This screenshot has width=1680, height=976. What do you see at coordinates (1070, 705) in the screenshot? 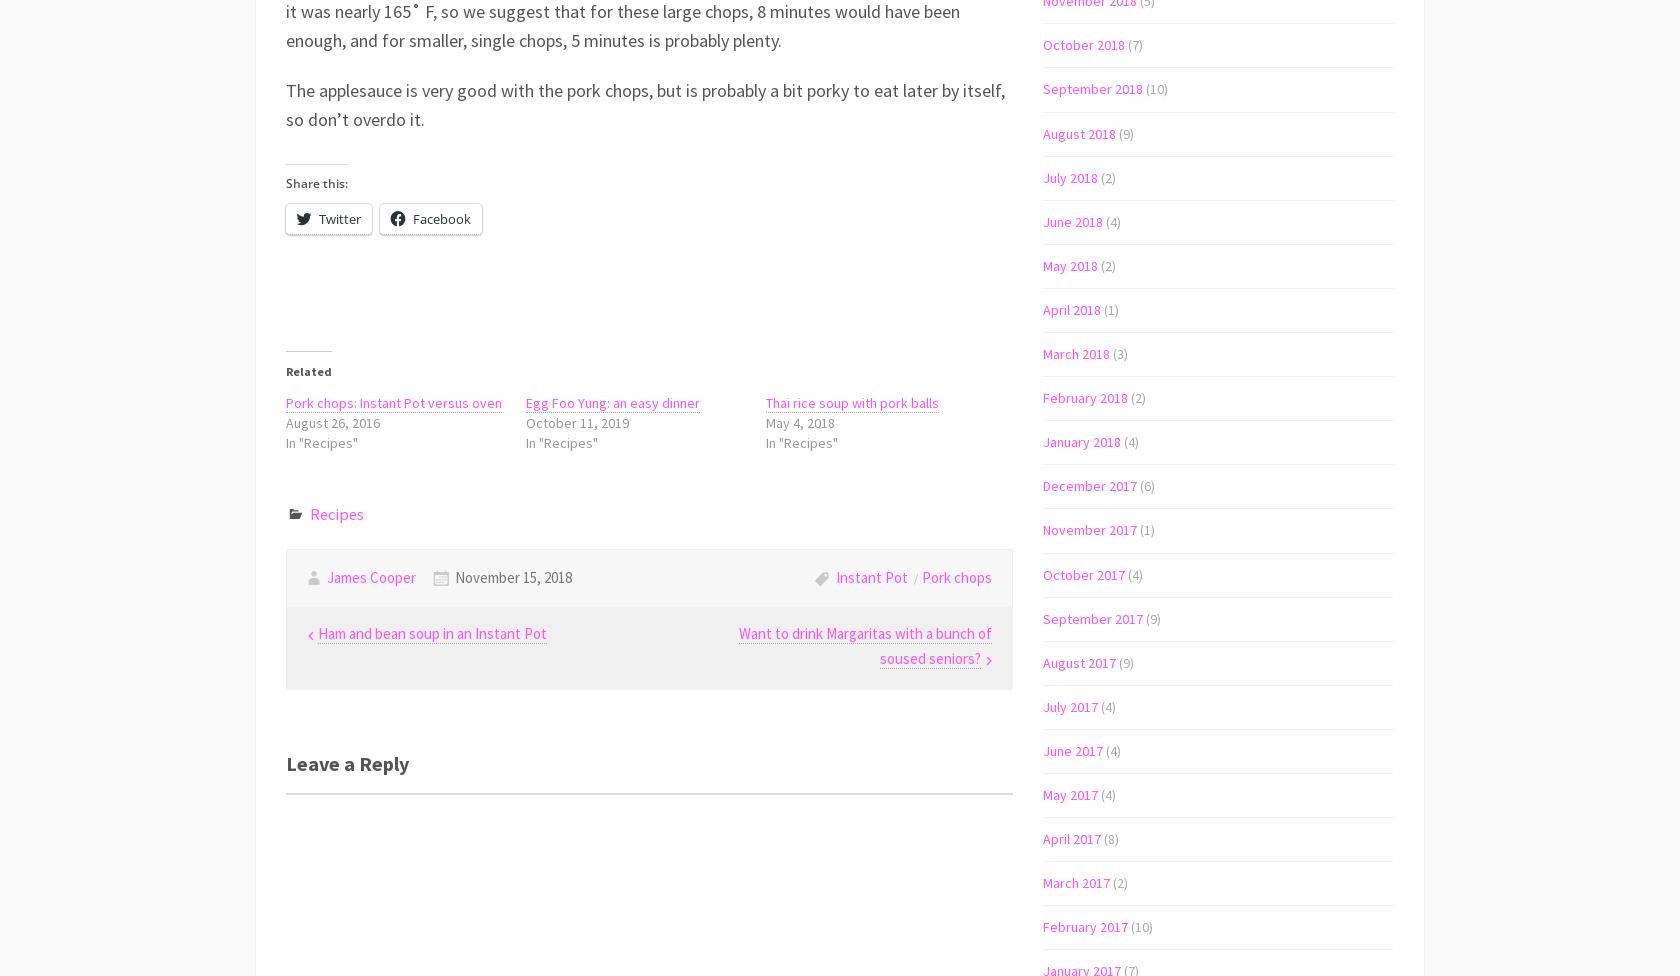
I see `'July 2017'` at bounding box center [1070, 705].